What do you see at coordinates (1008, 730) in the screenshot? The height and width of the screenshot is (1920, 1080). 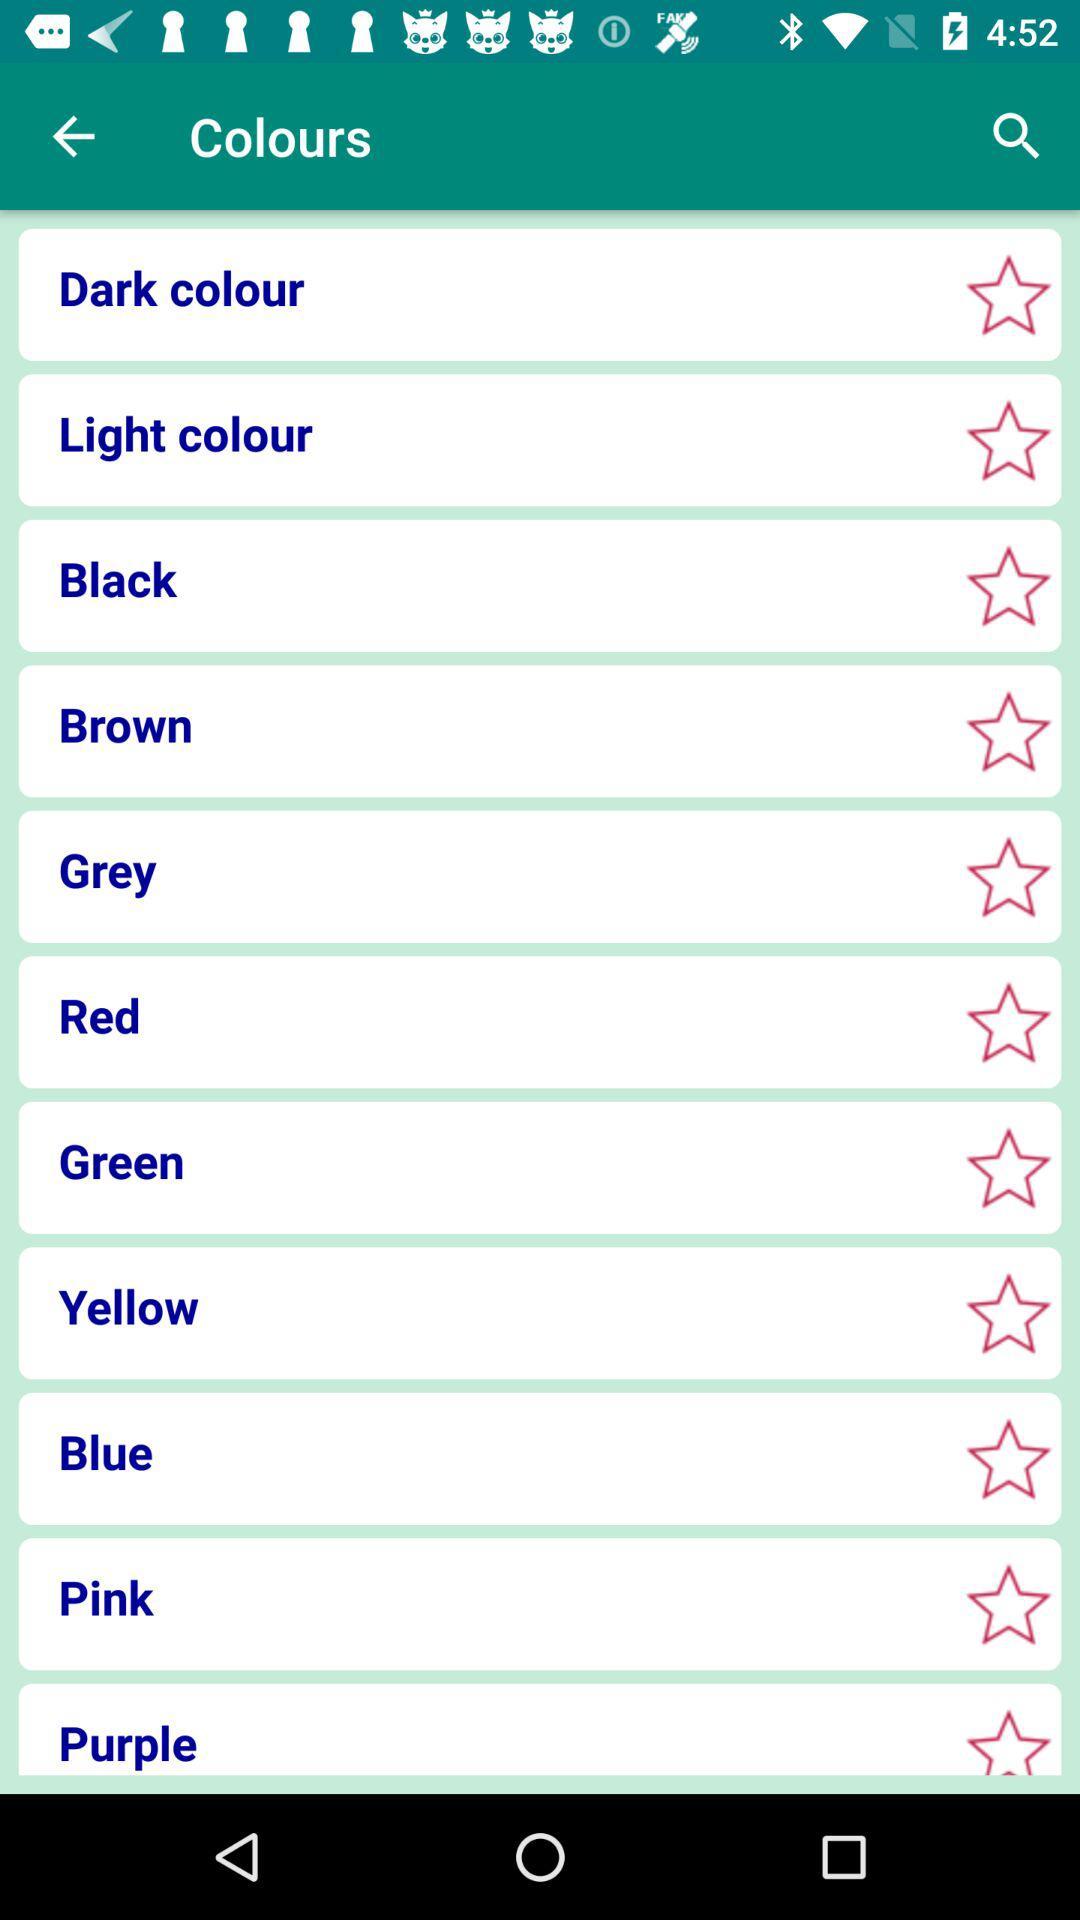 I see `the star is used to select the option` at bounding box center [1008, 730].